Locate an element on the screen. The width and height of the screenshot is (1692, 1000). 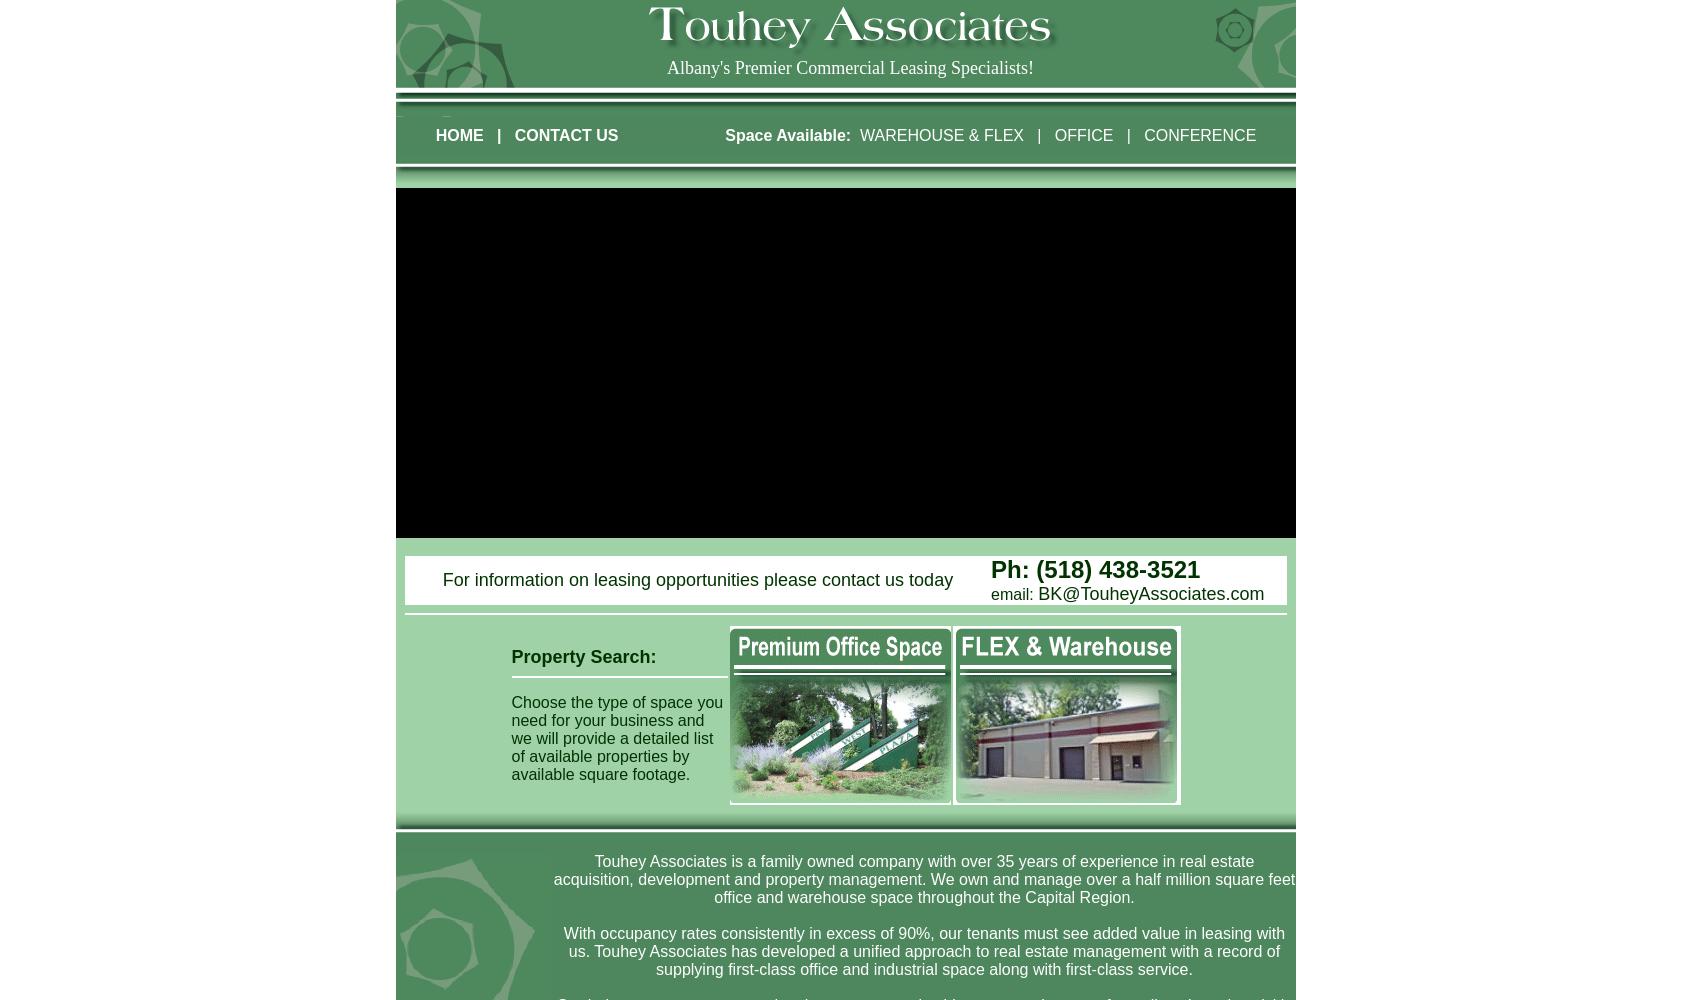
'WAREHOUSE' is located at coordinates (910, 135).